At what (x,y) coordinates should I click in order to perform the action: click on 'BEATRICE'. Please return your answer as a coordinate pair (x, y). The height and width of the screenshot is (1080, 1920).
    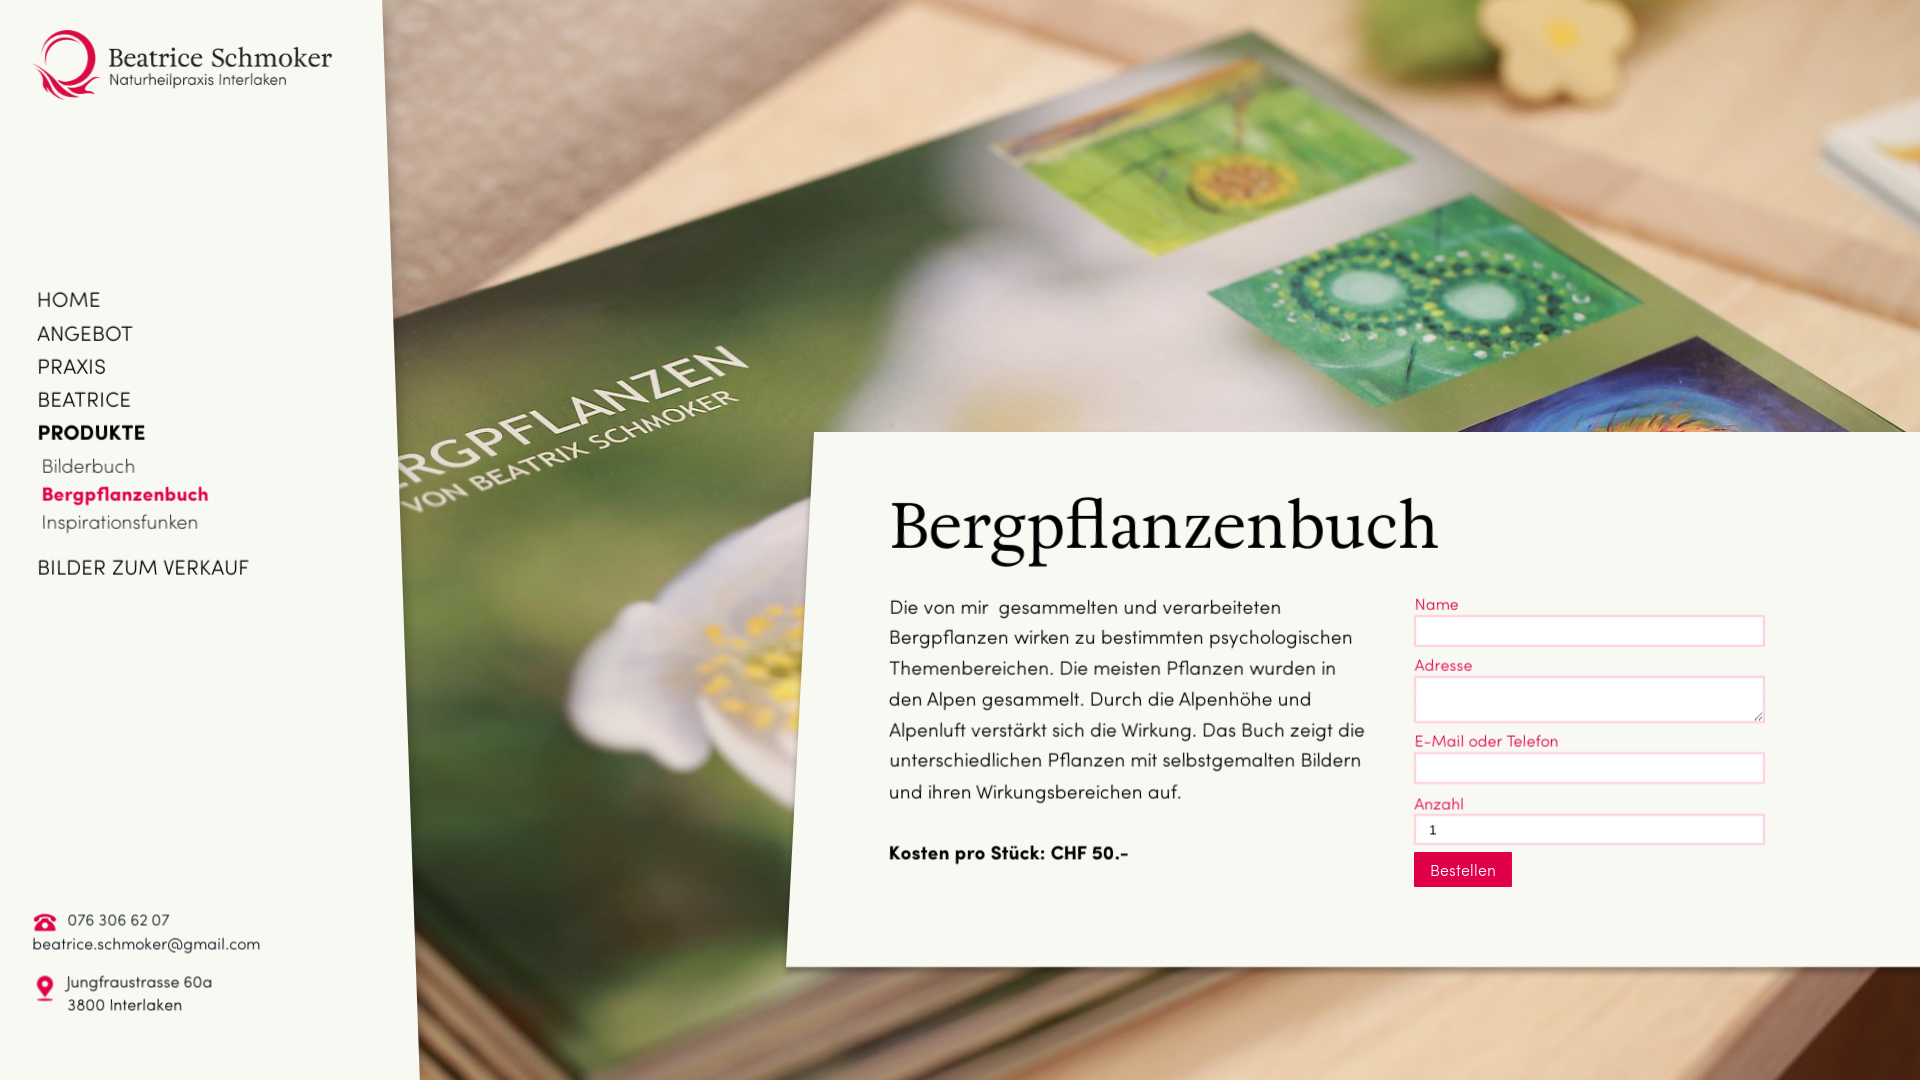
    Looking at the image, I should click on (82, 397).